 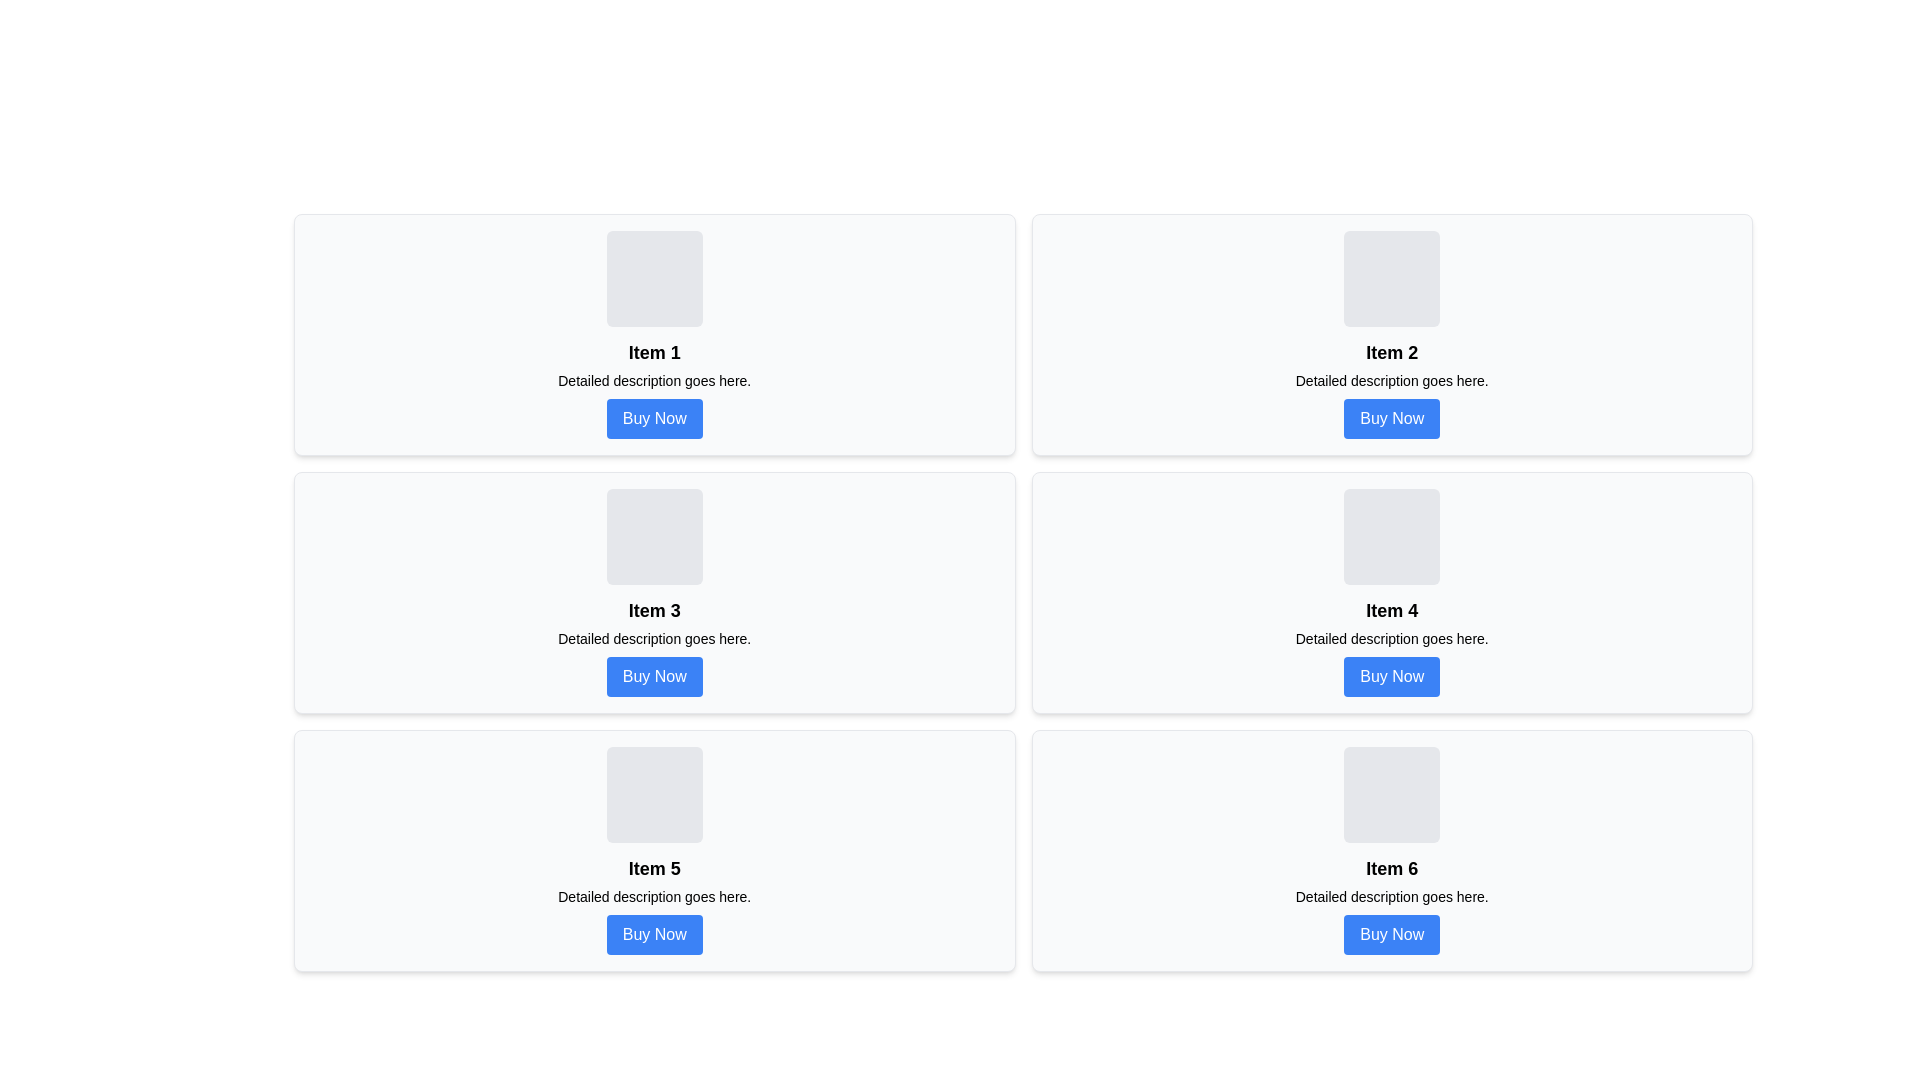 I want to click on the descriptive text label located below the title 'Item 1' and above the 'Buy Now' button within the card layout, so click(x=654, y=381).